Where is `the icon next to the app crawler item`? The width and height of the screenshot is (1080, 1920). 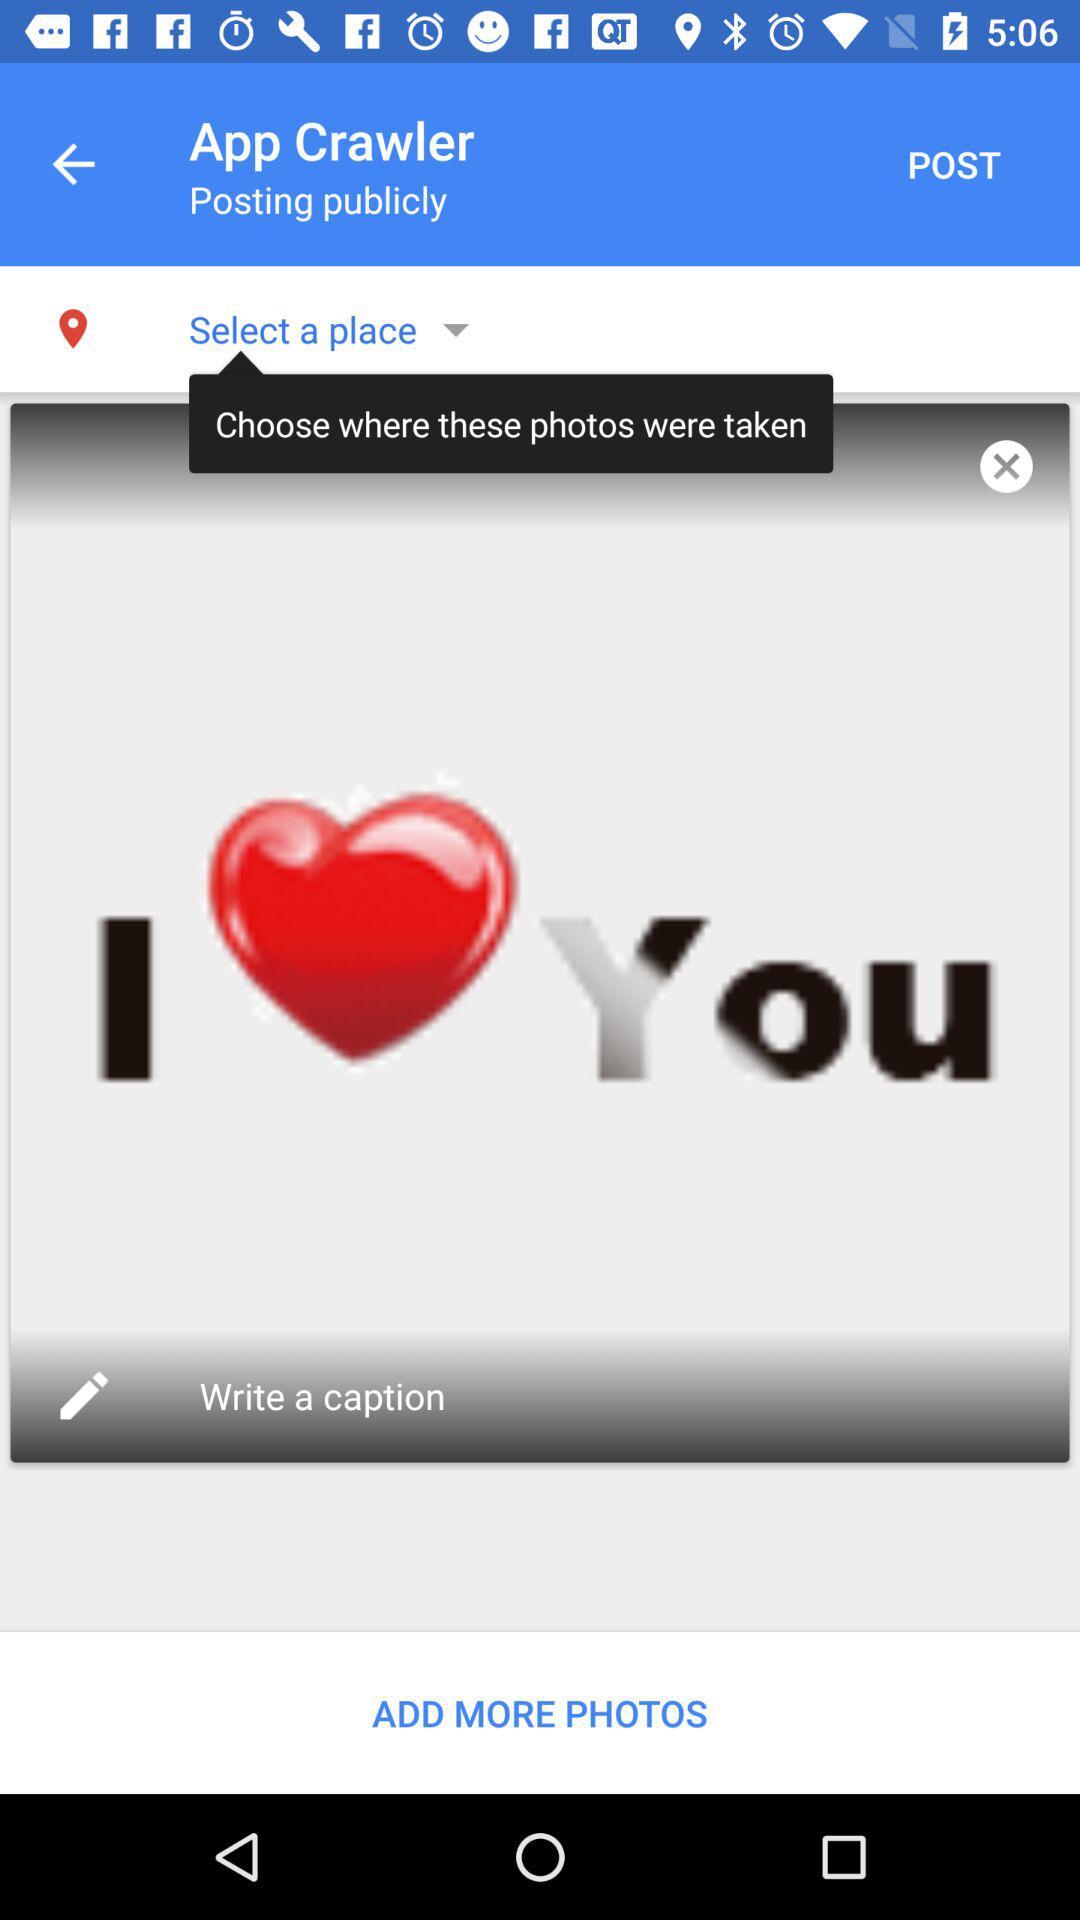 the icon next to the app crawler item is located at coordinates (72, 164).